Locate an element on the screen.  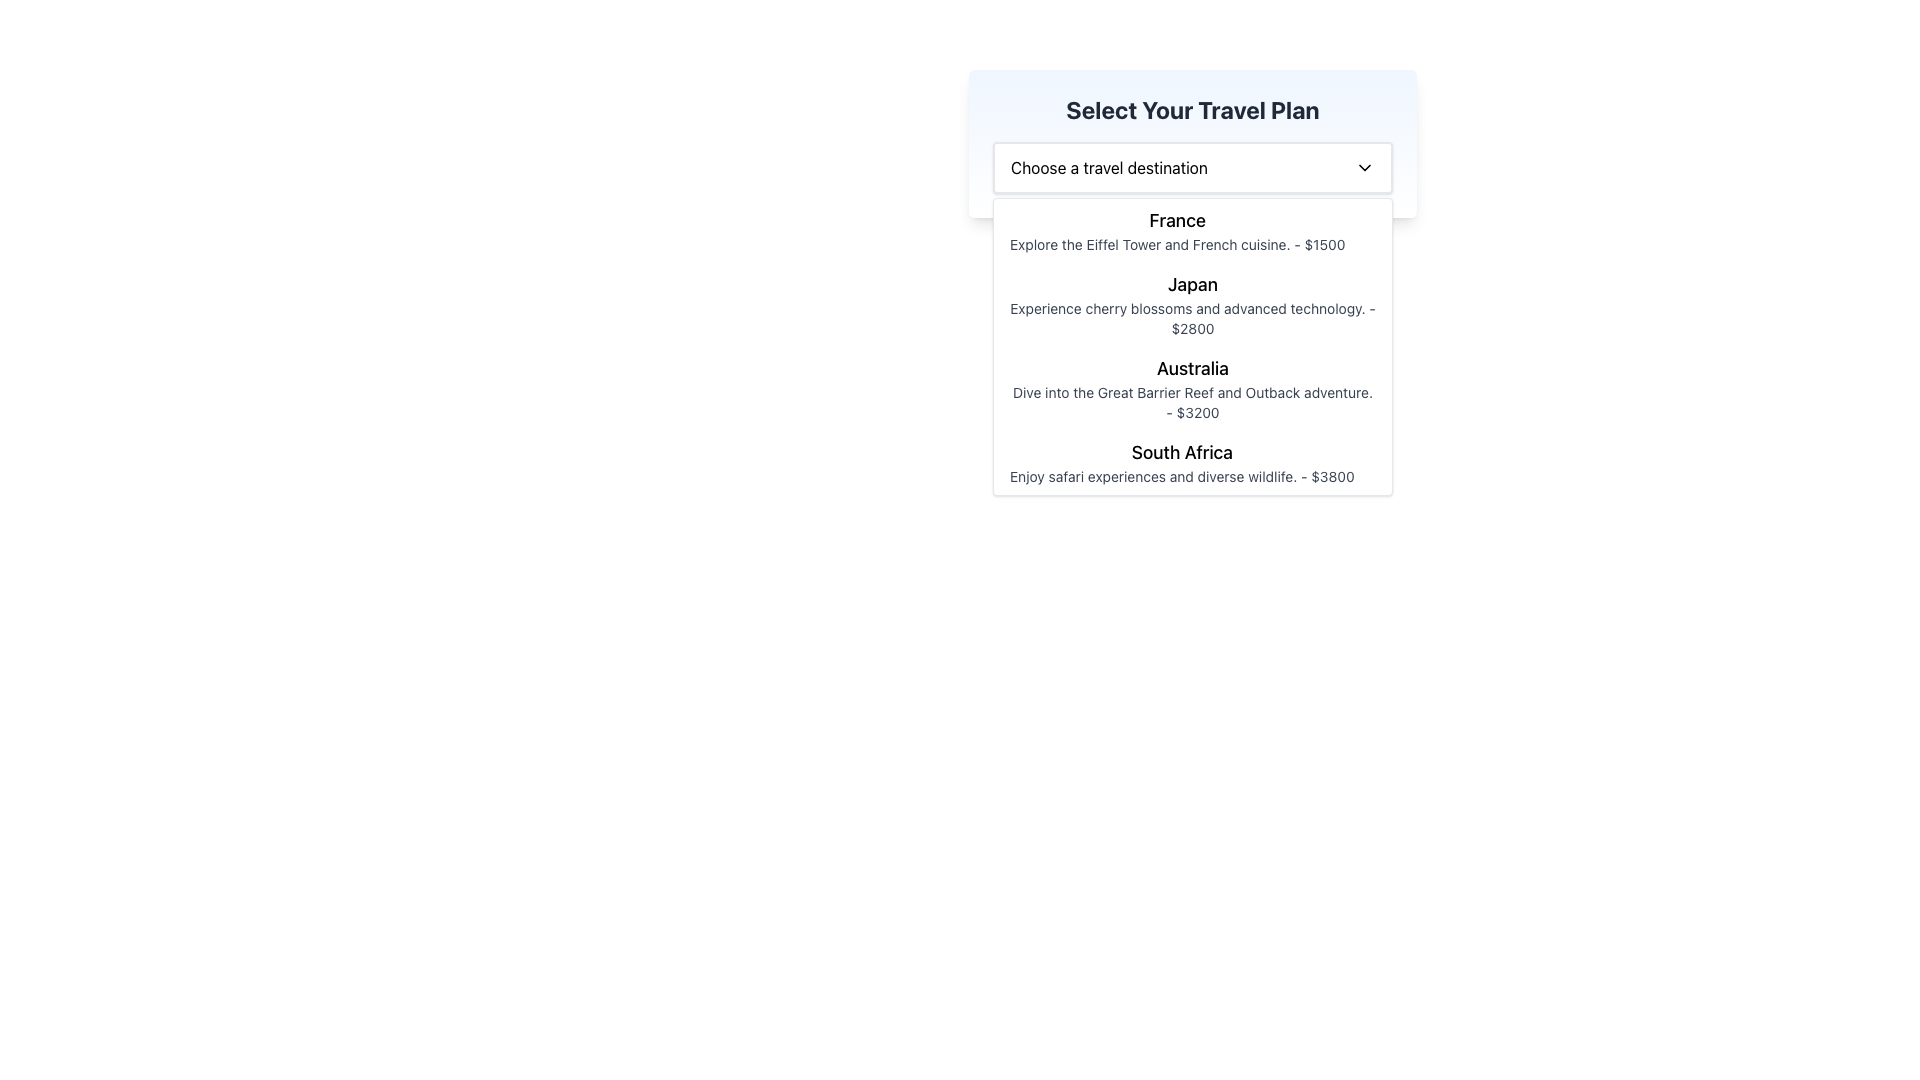
text label that contains the word 'France', which is prominently positioned at the top of a descriptive entry in a list of travel destinations is located at coordinates (1177, 220).